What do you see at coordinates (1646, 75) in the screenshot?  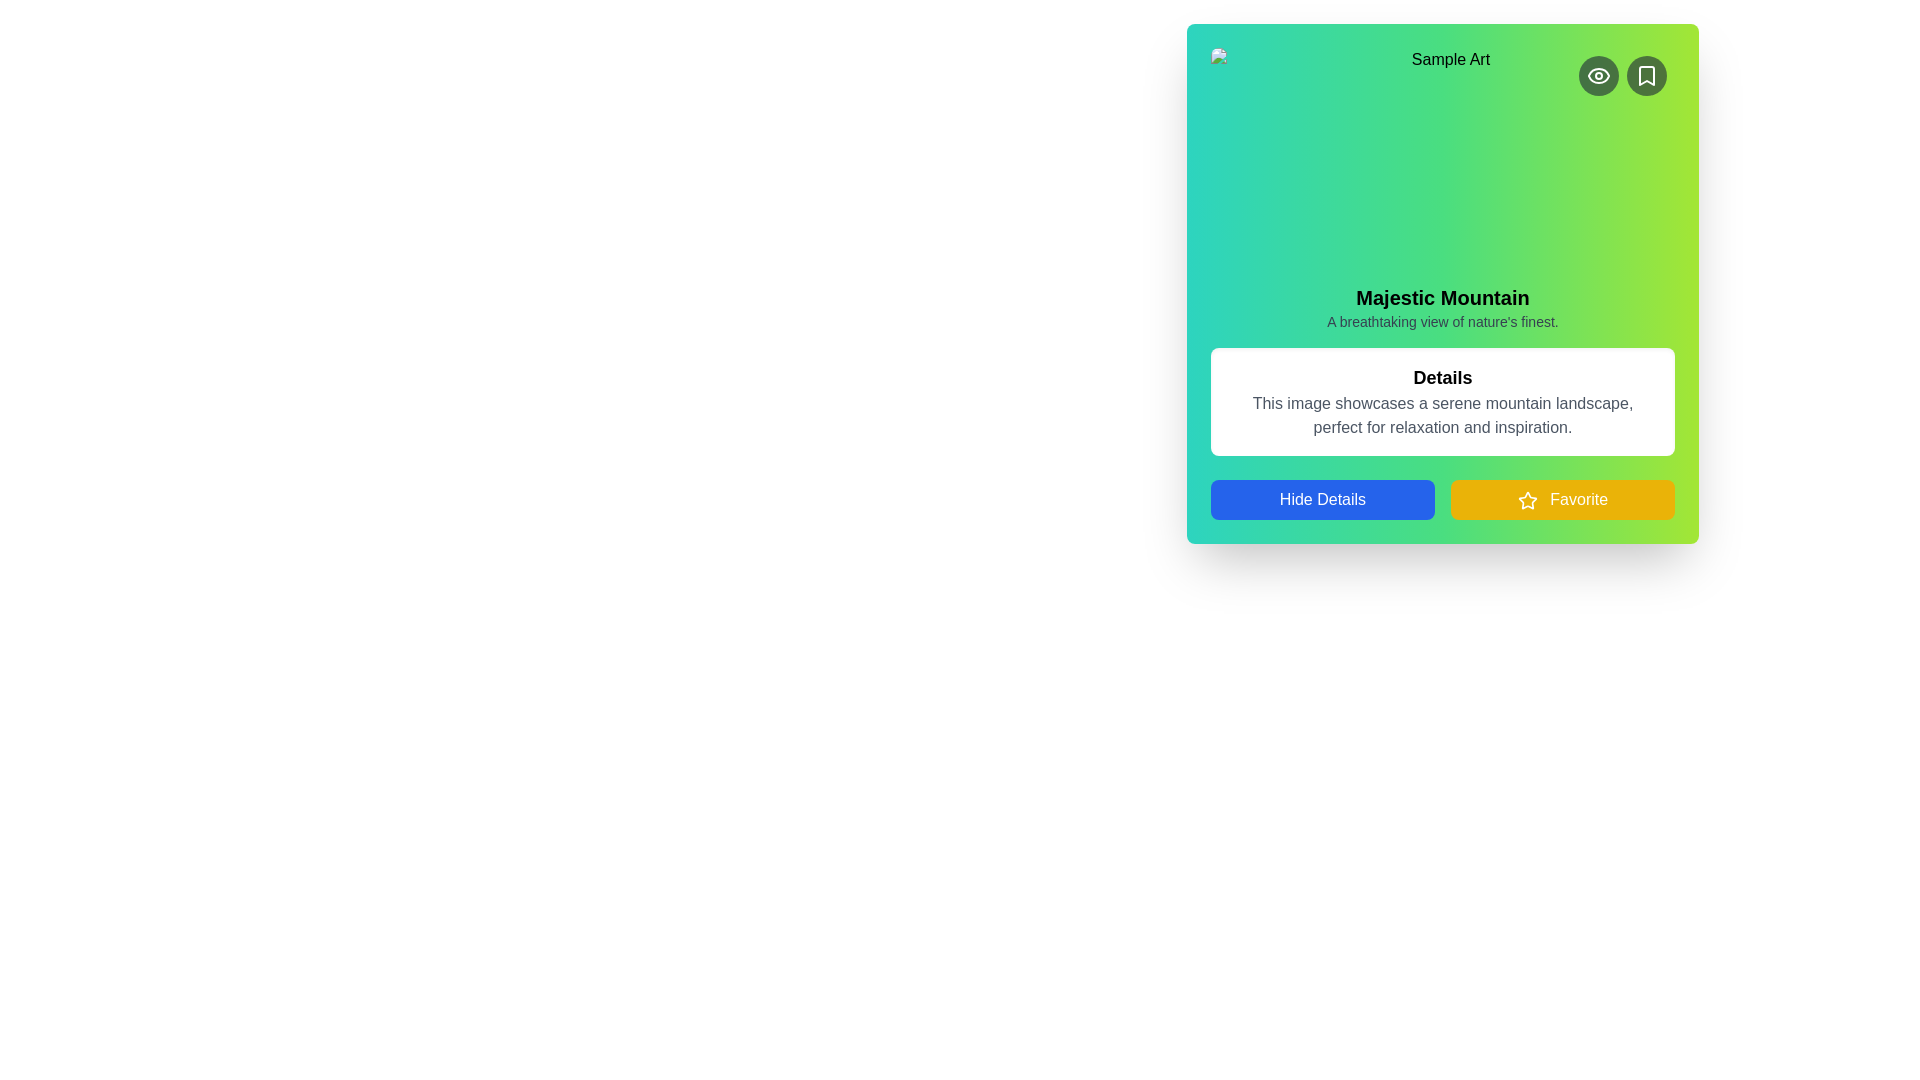 I see `the bookmark icon inside the circular button located at the top-right of the card` at bounding box center [1646, 75].